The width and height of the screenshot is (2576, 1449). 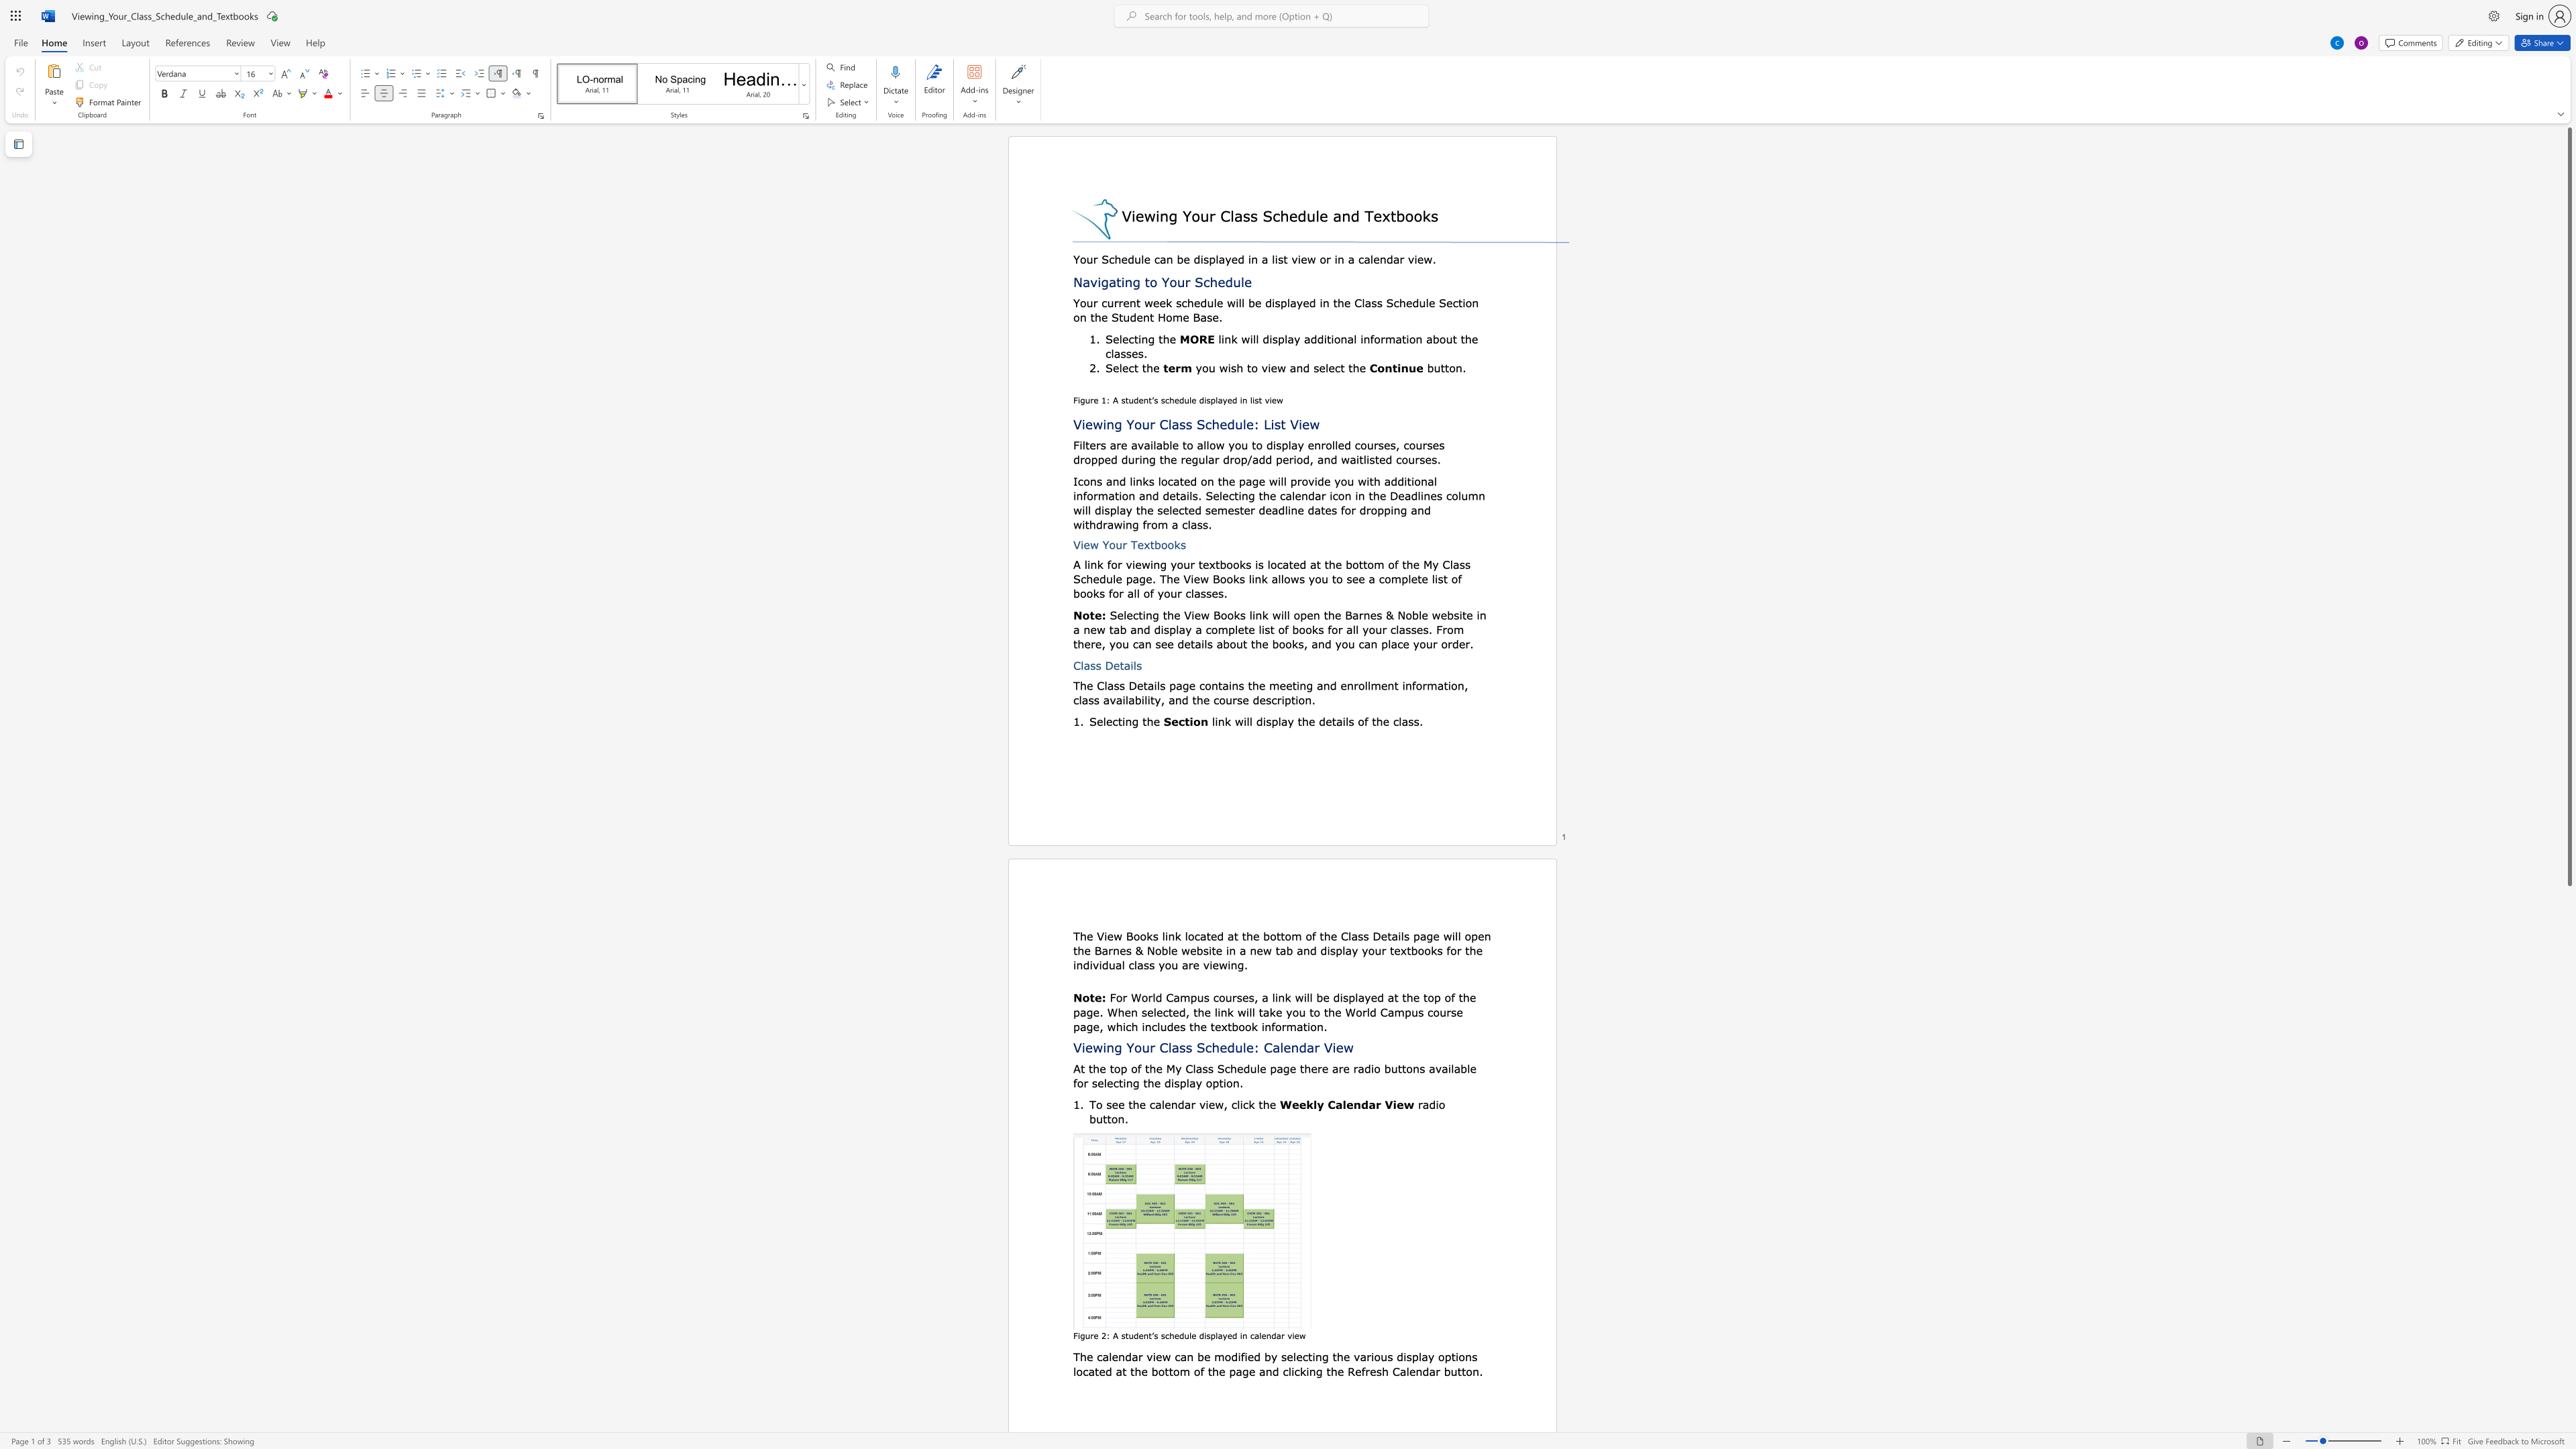 What do you see at coordinates (2568, 1355) in the screenshot?
I see `the scrollbar to scroll the page down` at bounding box center [2568, 1355].